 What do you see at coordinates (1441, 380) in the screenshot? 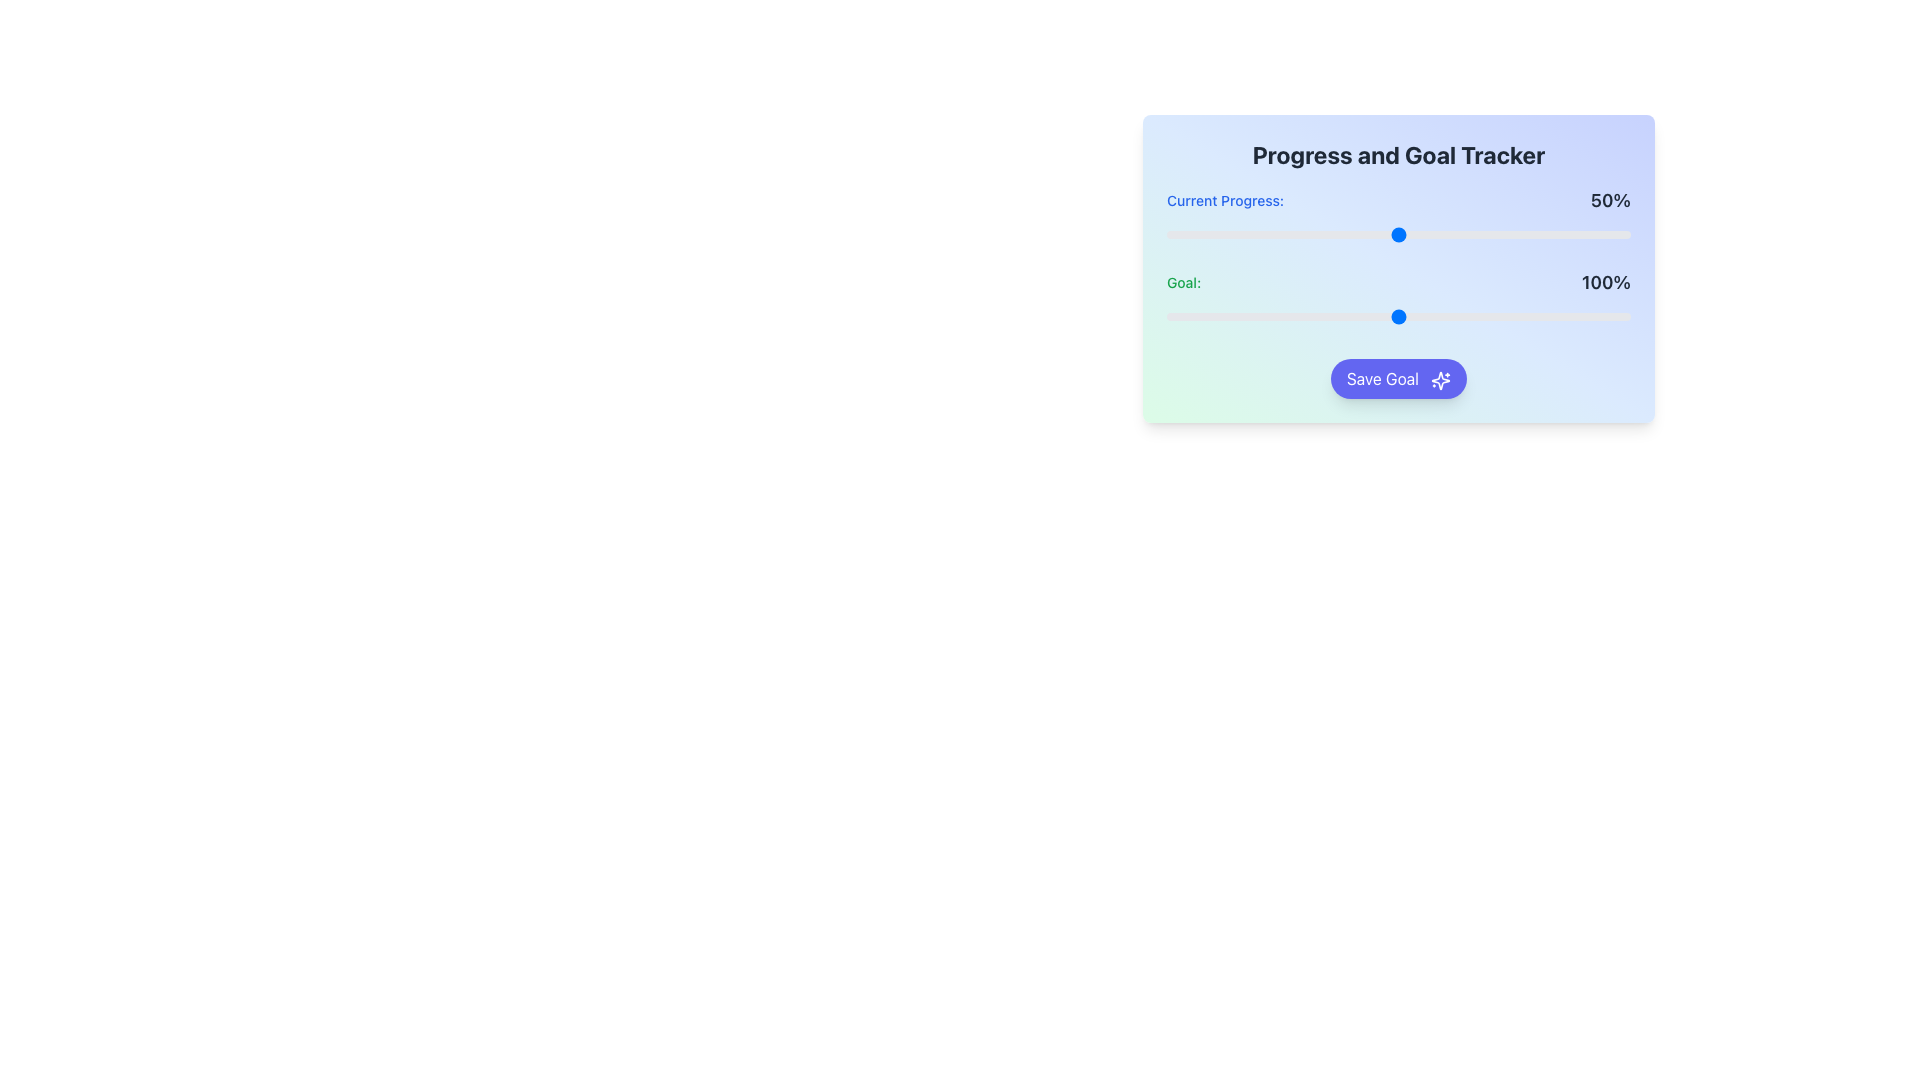
I see `the decorative icon located to the right of the 'Save Goal' text within the button at the bottom of the interface` at bounding box center [1441, 380].